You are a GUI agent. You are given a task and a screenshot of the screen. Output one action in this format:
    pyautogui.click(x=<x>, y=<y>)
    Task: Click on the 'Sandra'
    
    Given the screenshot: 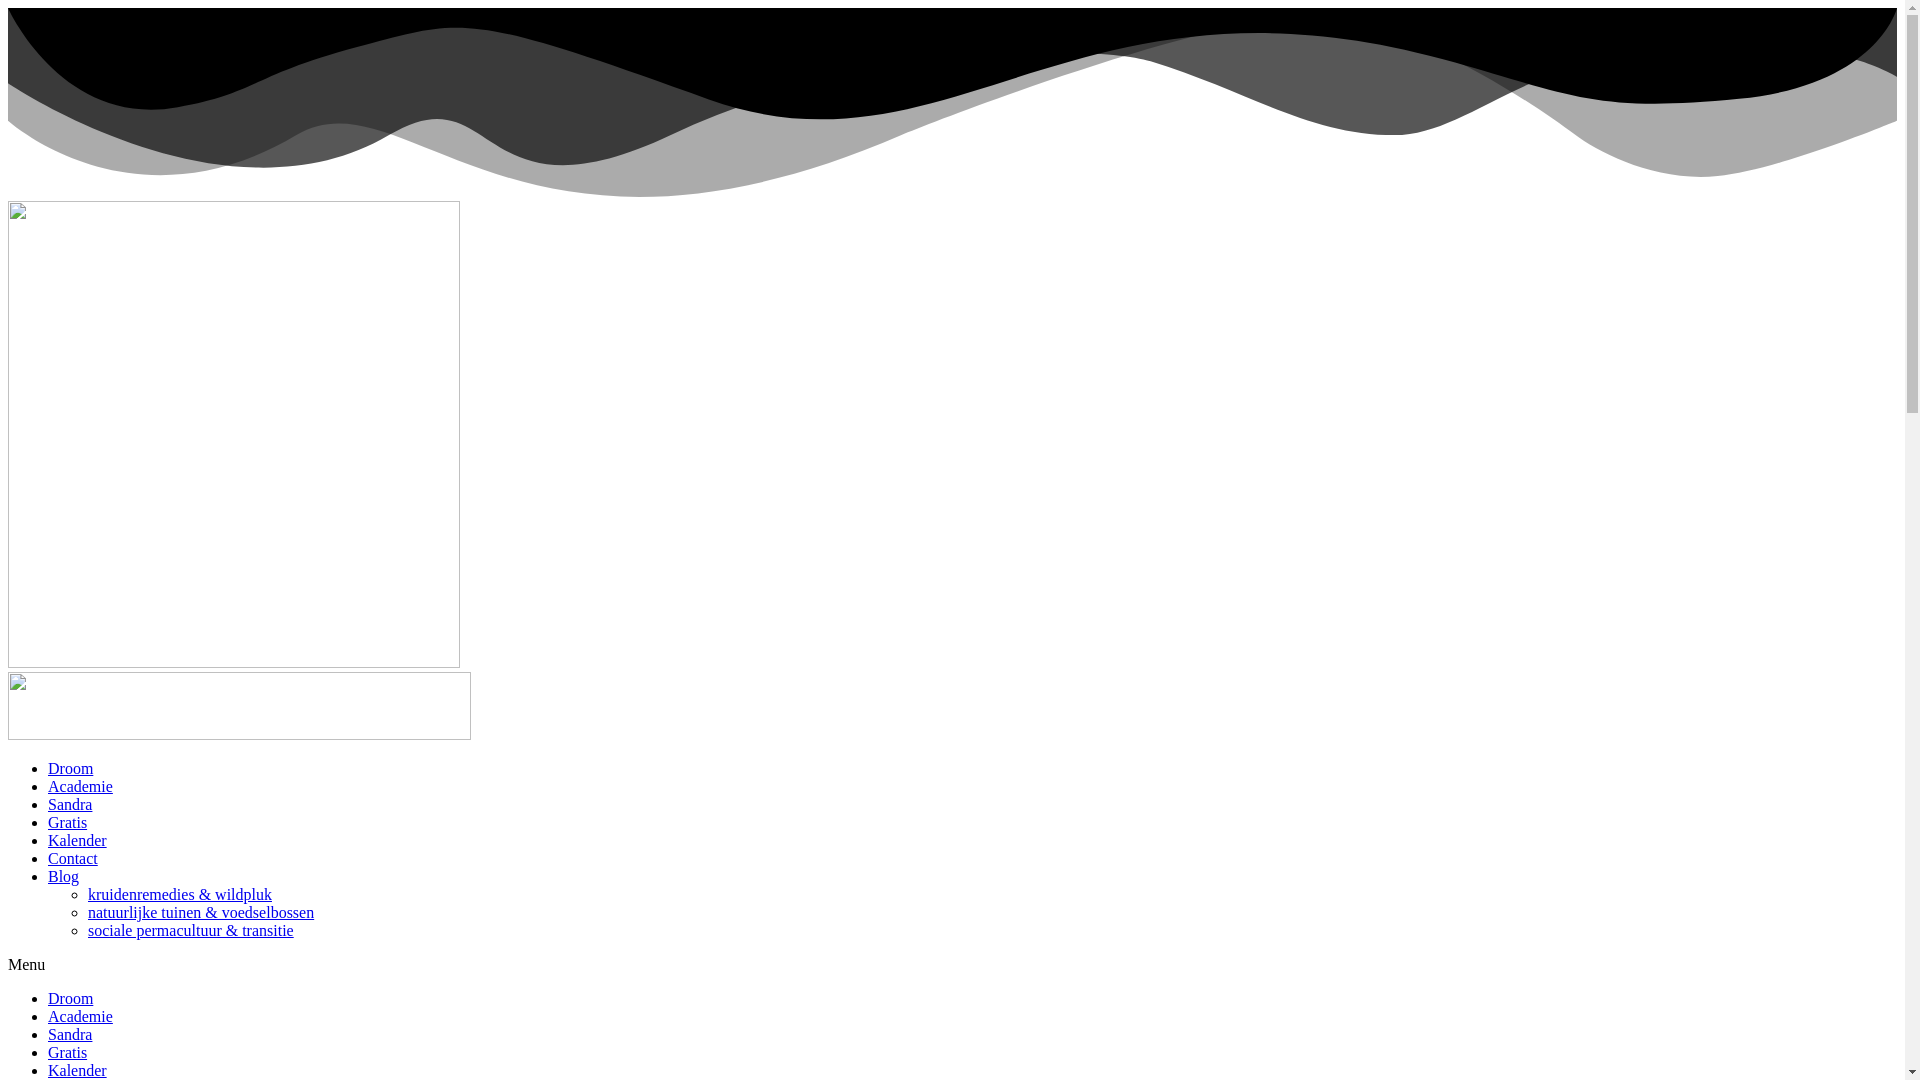 What is the action you would take?
    pyautogui.click(x=70, y=1034)
    